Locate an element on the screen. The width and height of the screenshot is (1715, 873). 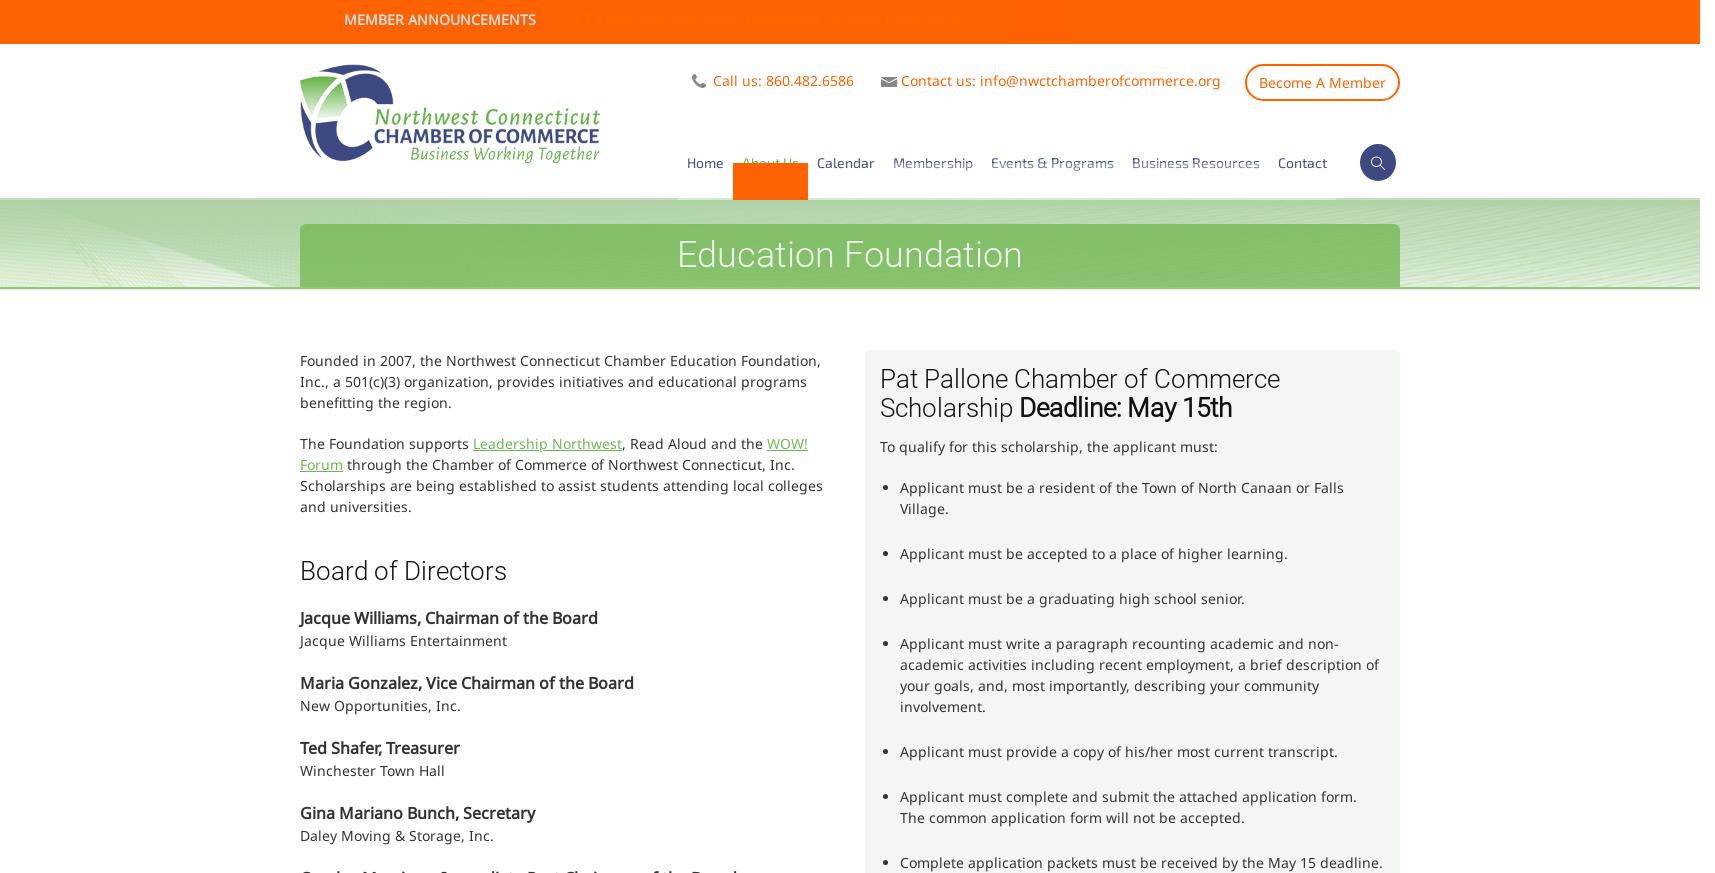
'through the Chamber of Commerce of Northwest Connecticut, Inc. Scholarships are being established to assist students attending local colleges and universities.' is located at coordinates (560, 485).